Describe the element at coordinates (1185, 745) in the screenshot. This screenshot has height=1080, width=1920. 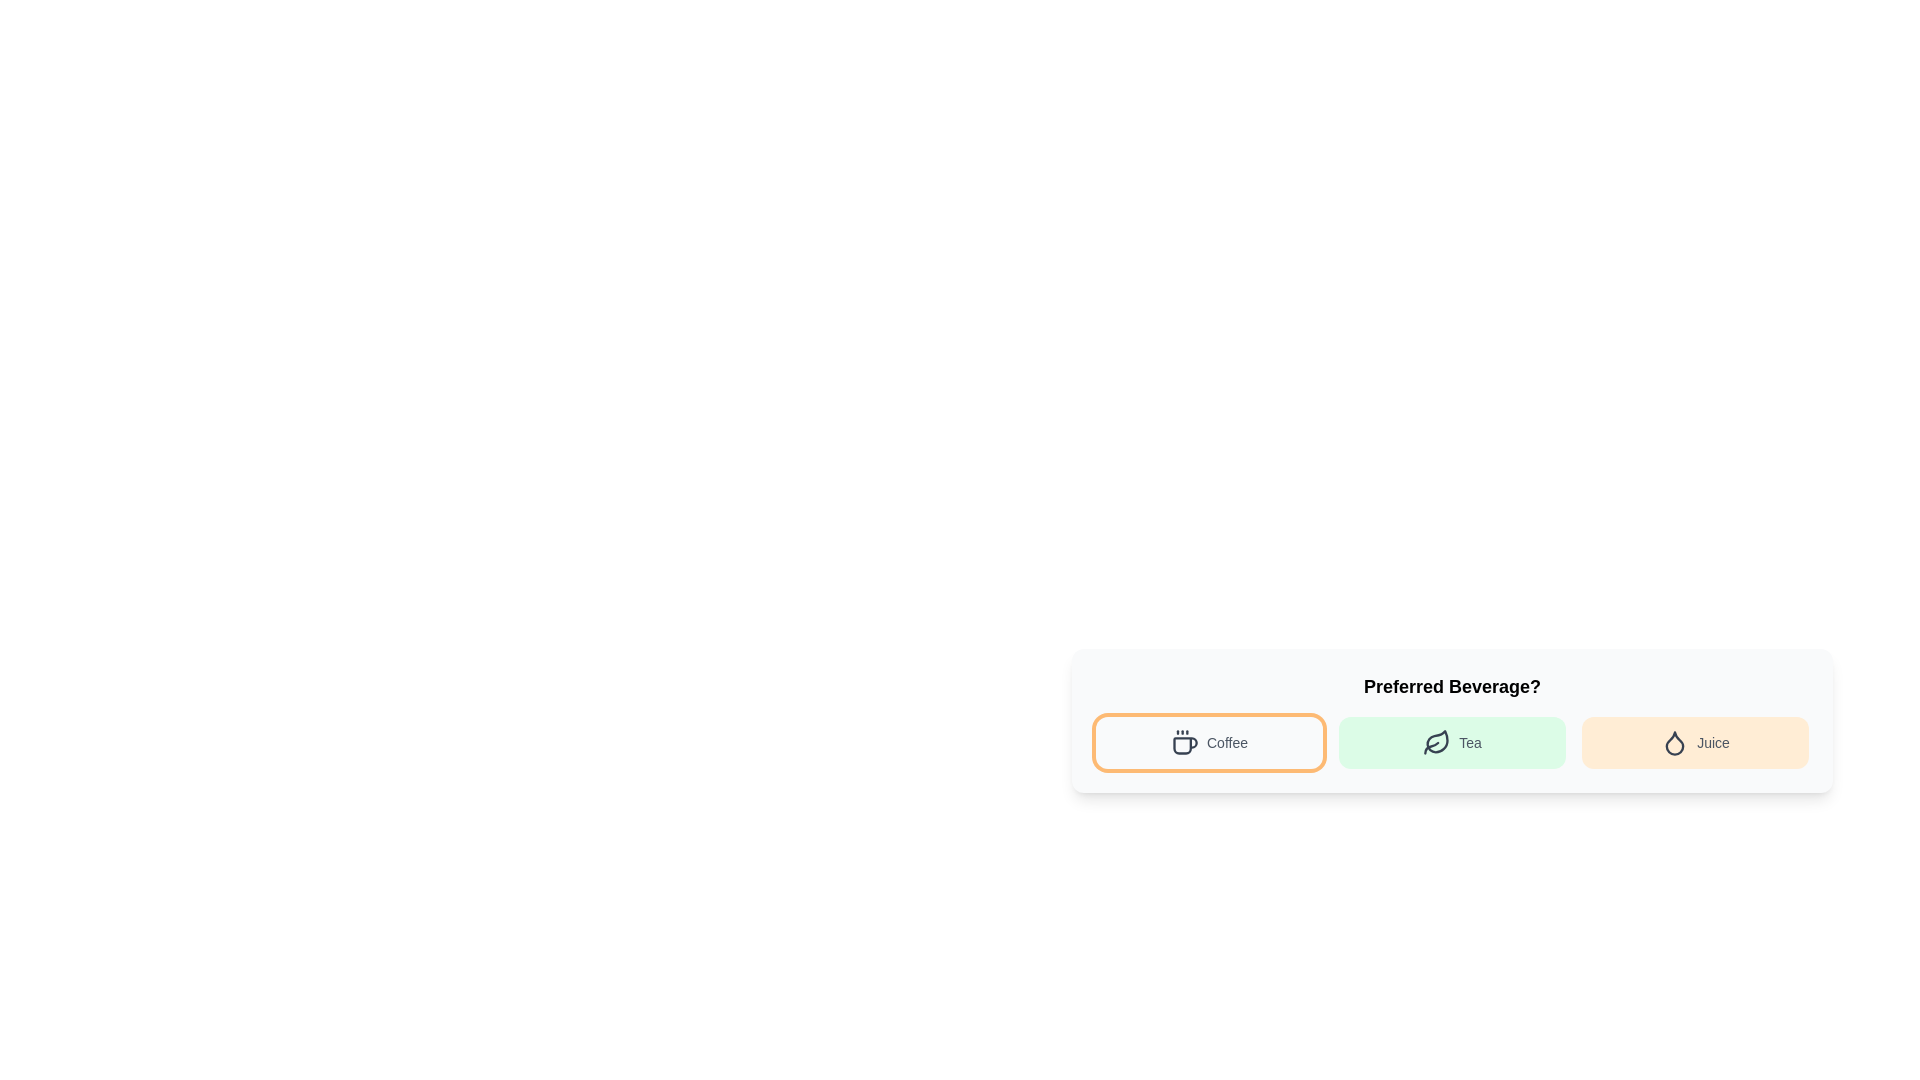
I see `the coffee mug icon element, which represents the 'Coffee' option in the beverage preferences, to trigger any associated hover effects` at that location.